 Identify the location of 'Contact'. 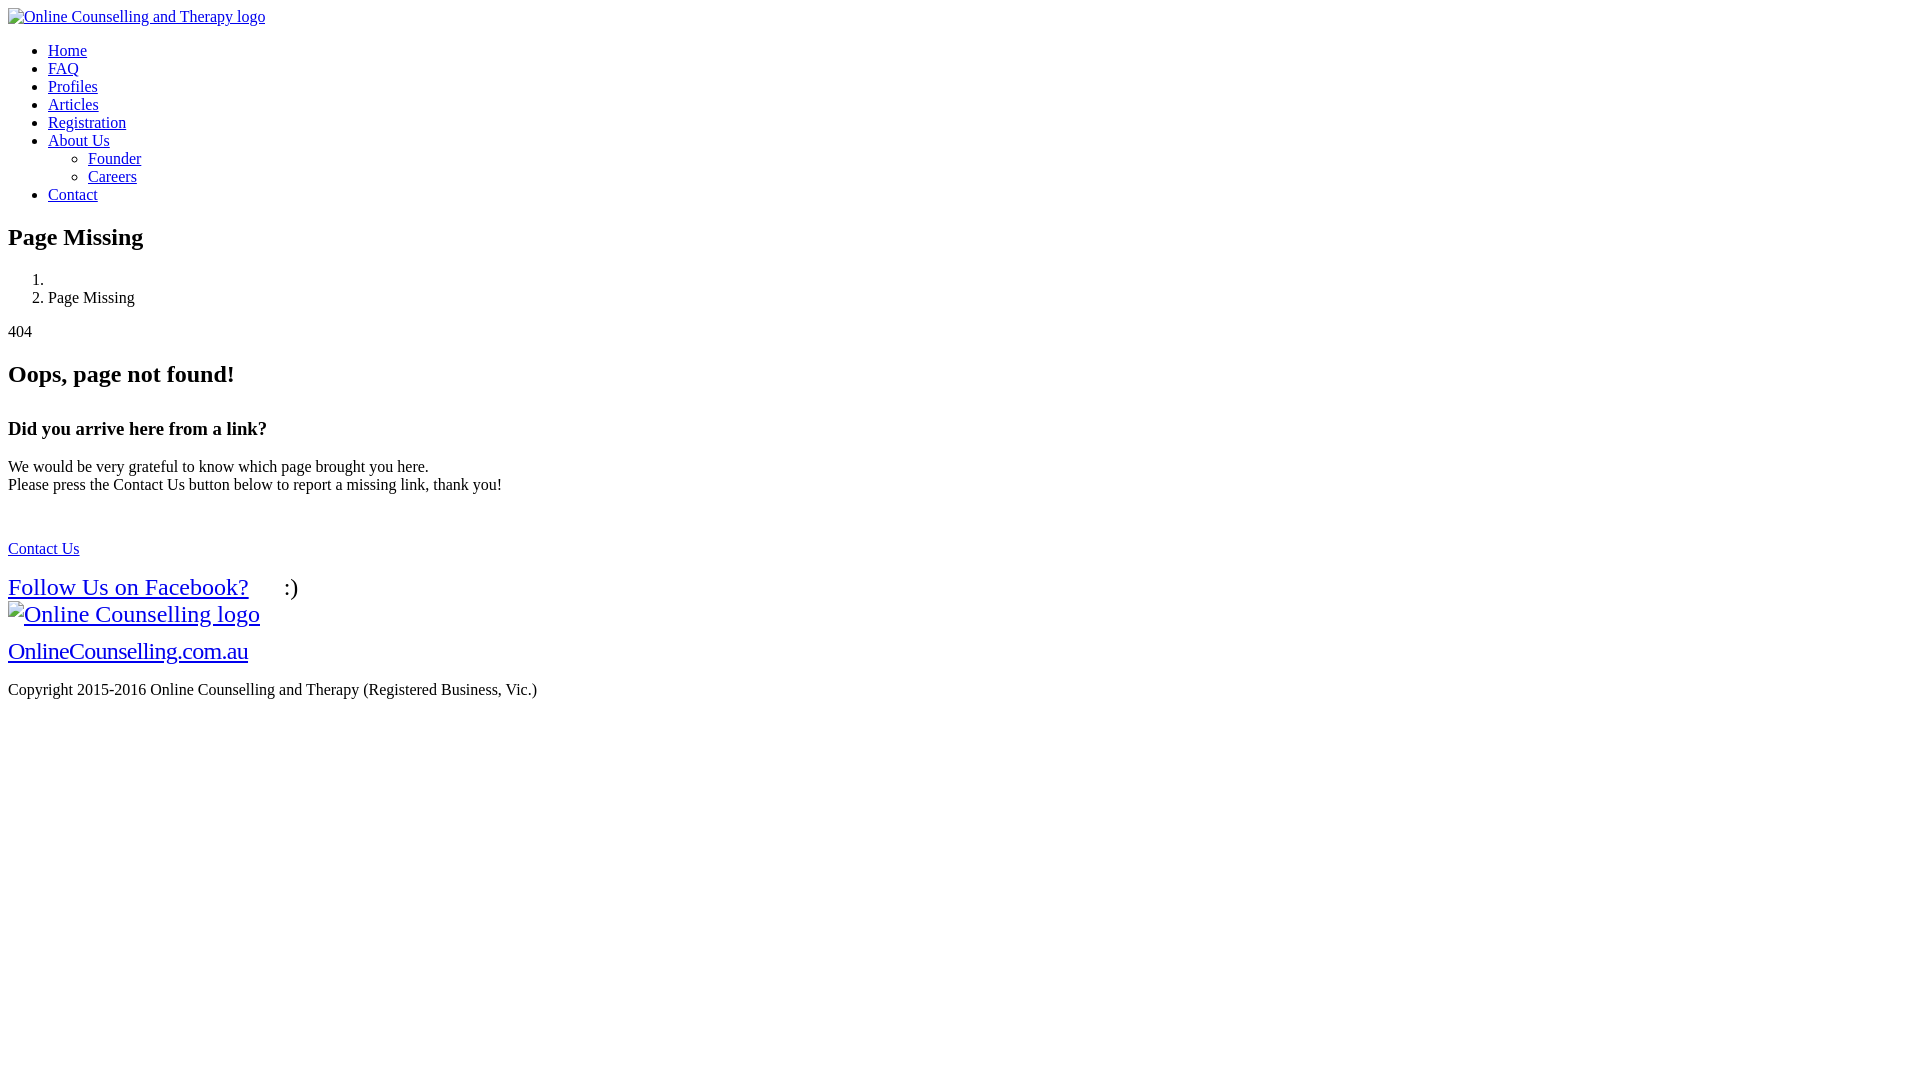
(72, 194).